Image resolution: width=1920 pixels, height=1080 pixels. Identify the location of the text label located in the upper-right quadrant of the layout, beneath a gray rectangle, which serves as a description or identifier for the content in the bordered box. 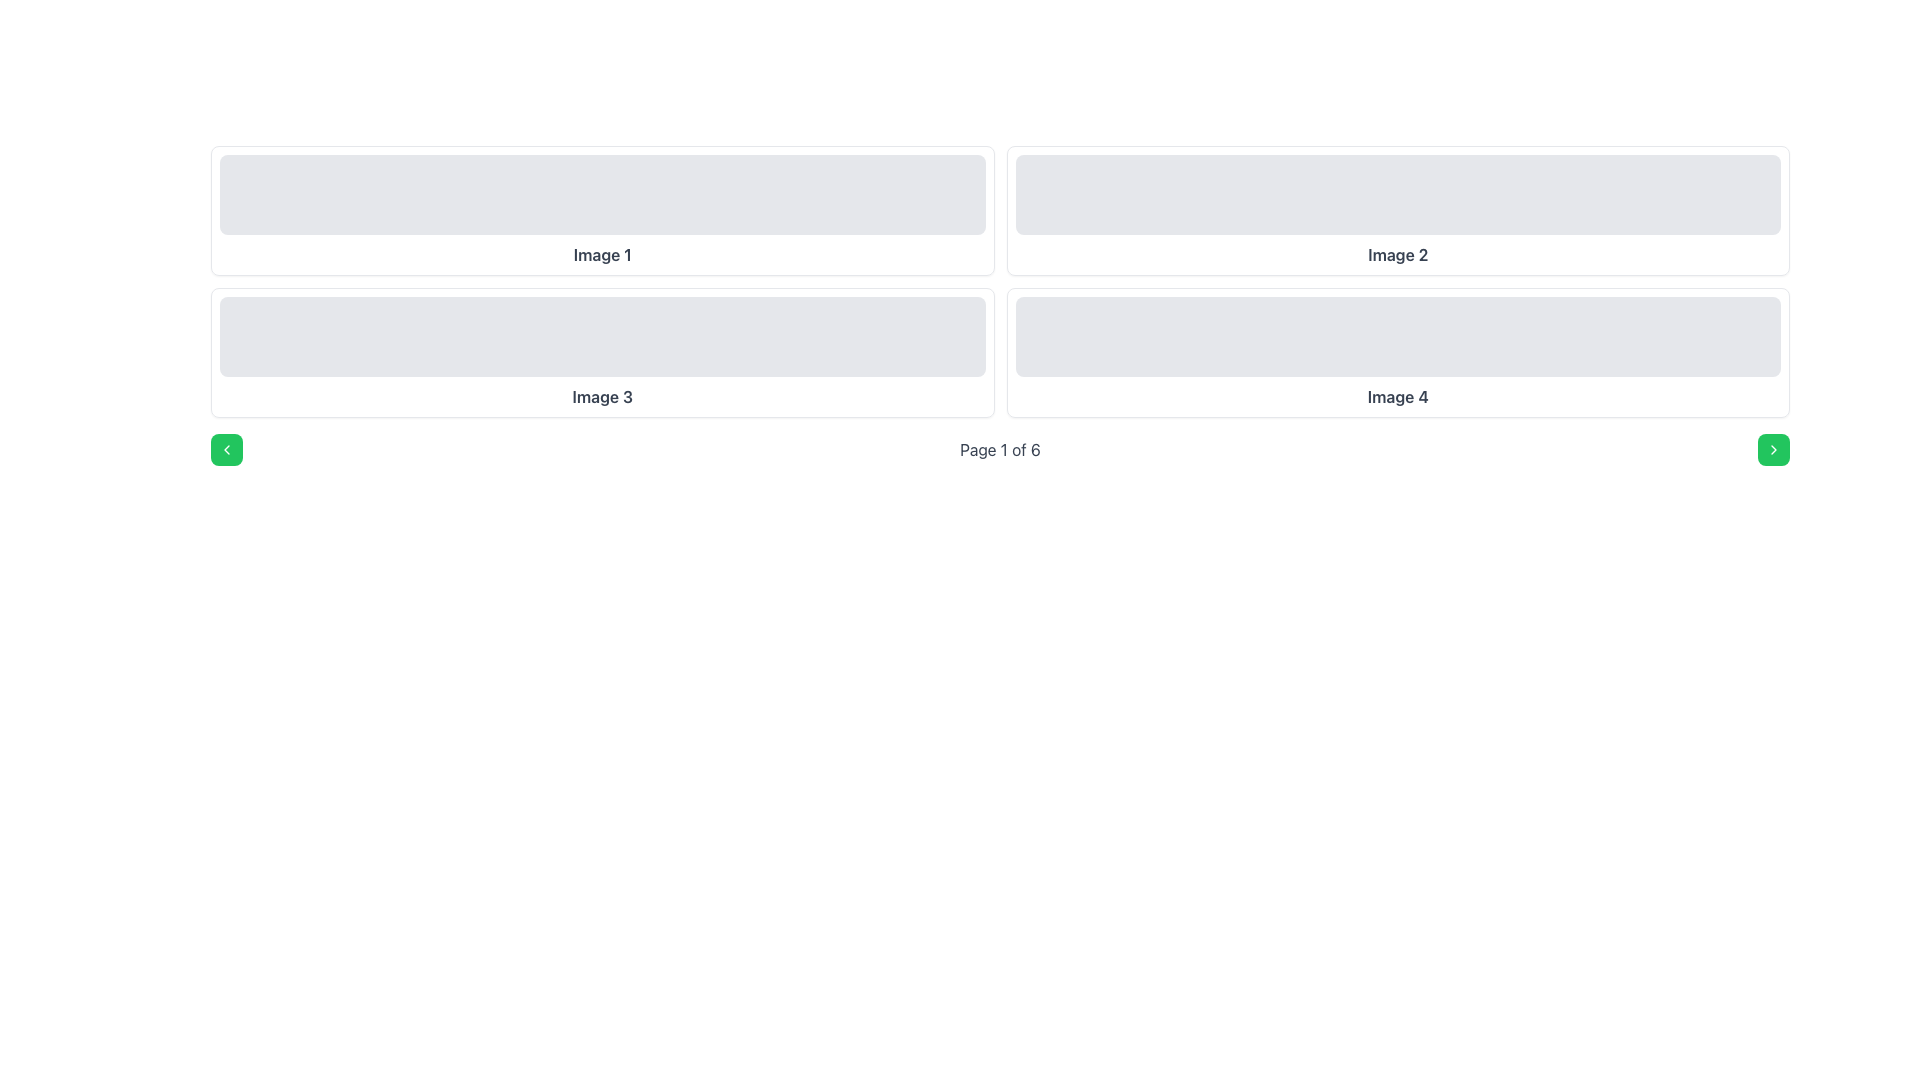
(1397, 253).